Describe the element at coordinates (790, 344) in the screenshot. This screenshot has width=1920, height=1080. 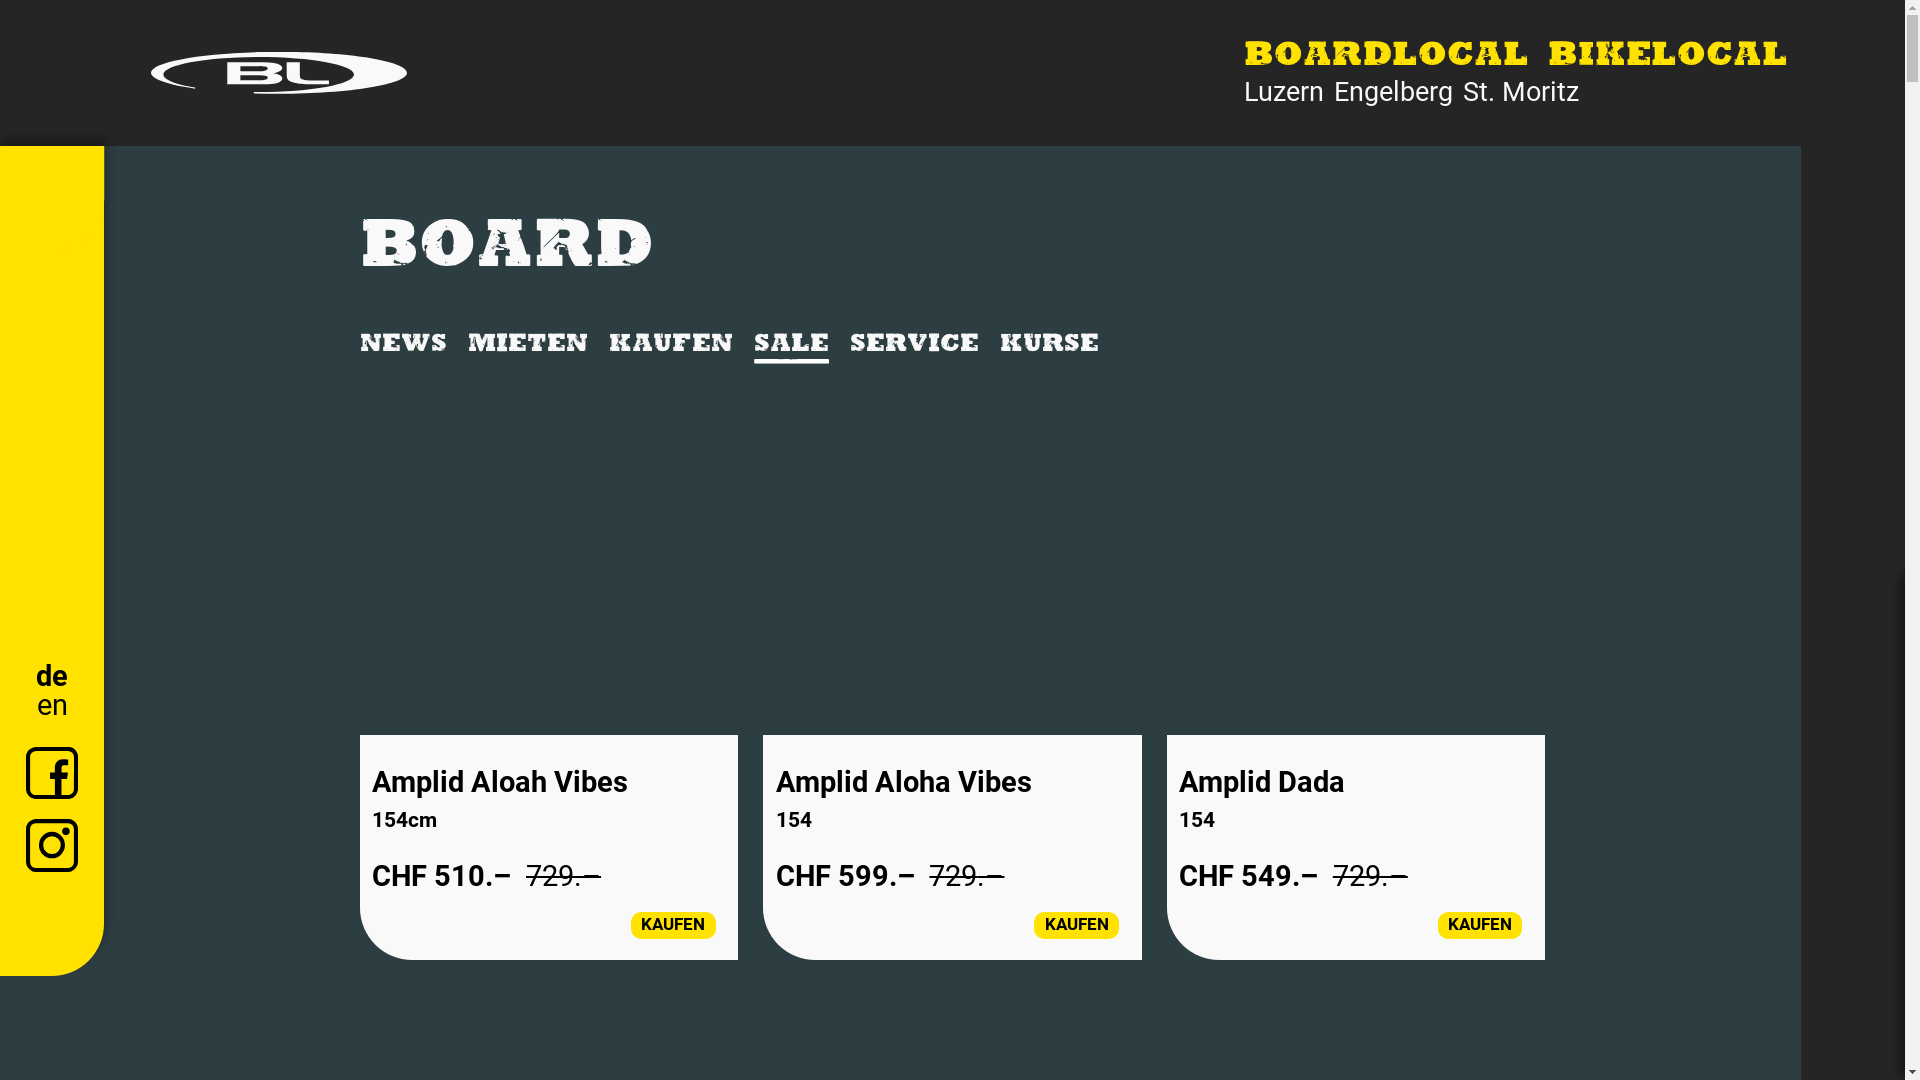
I see `'Sale'` at that location.